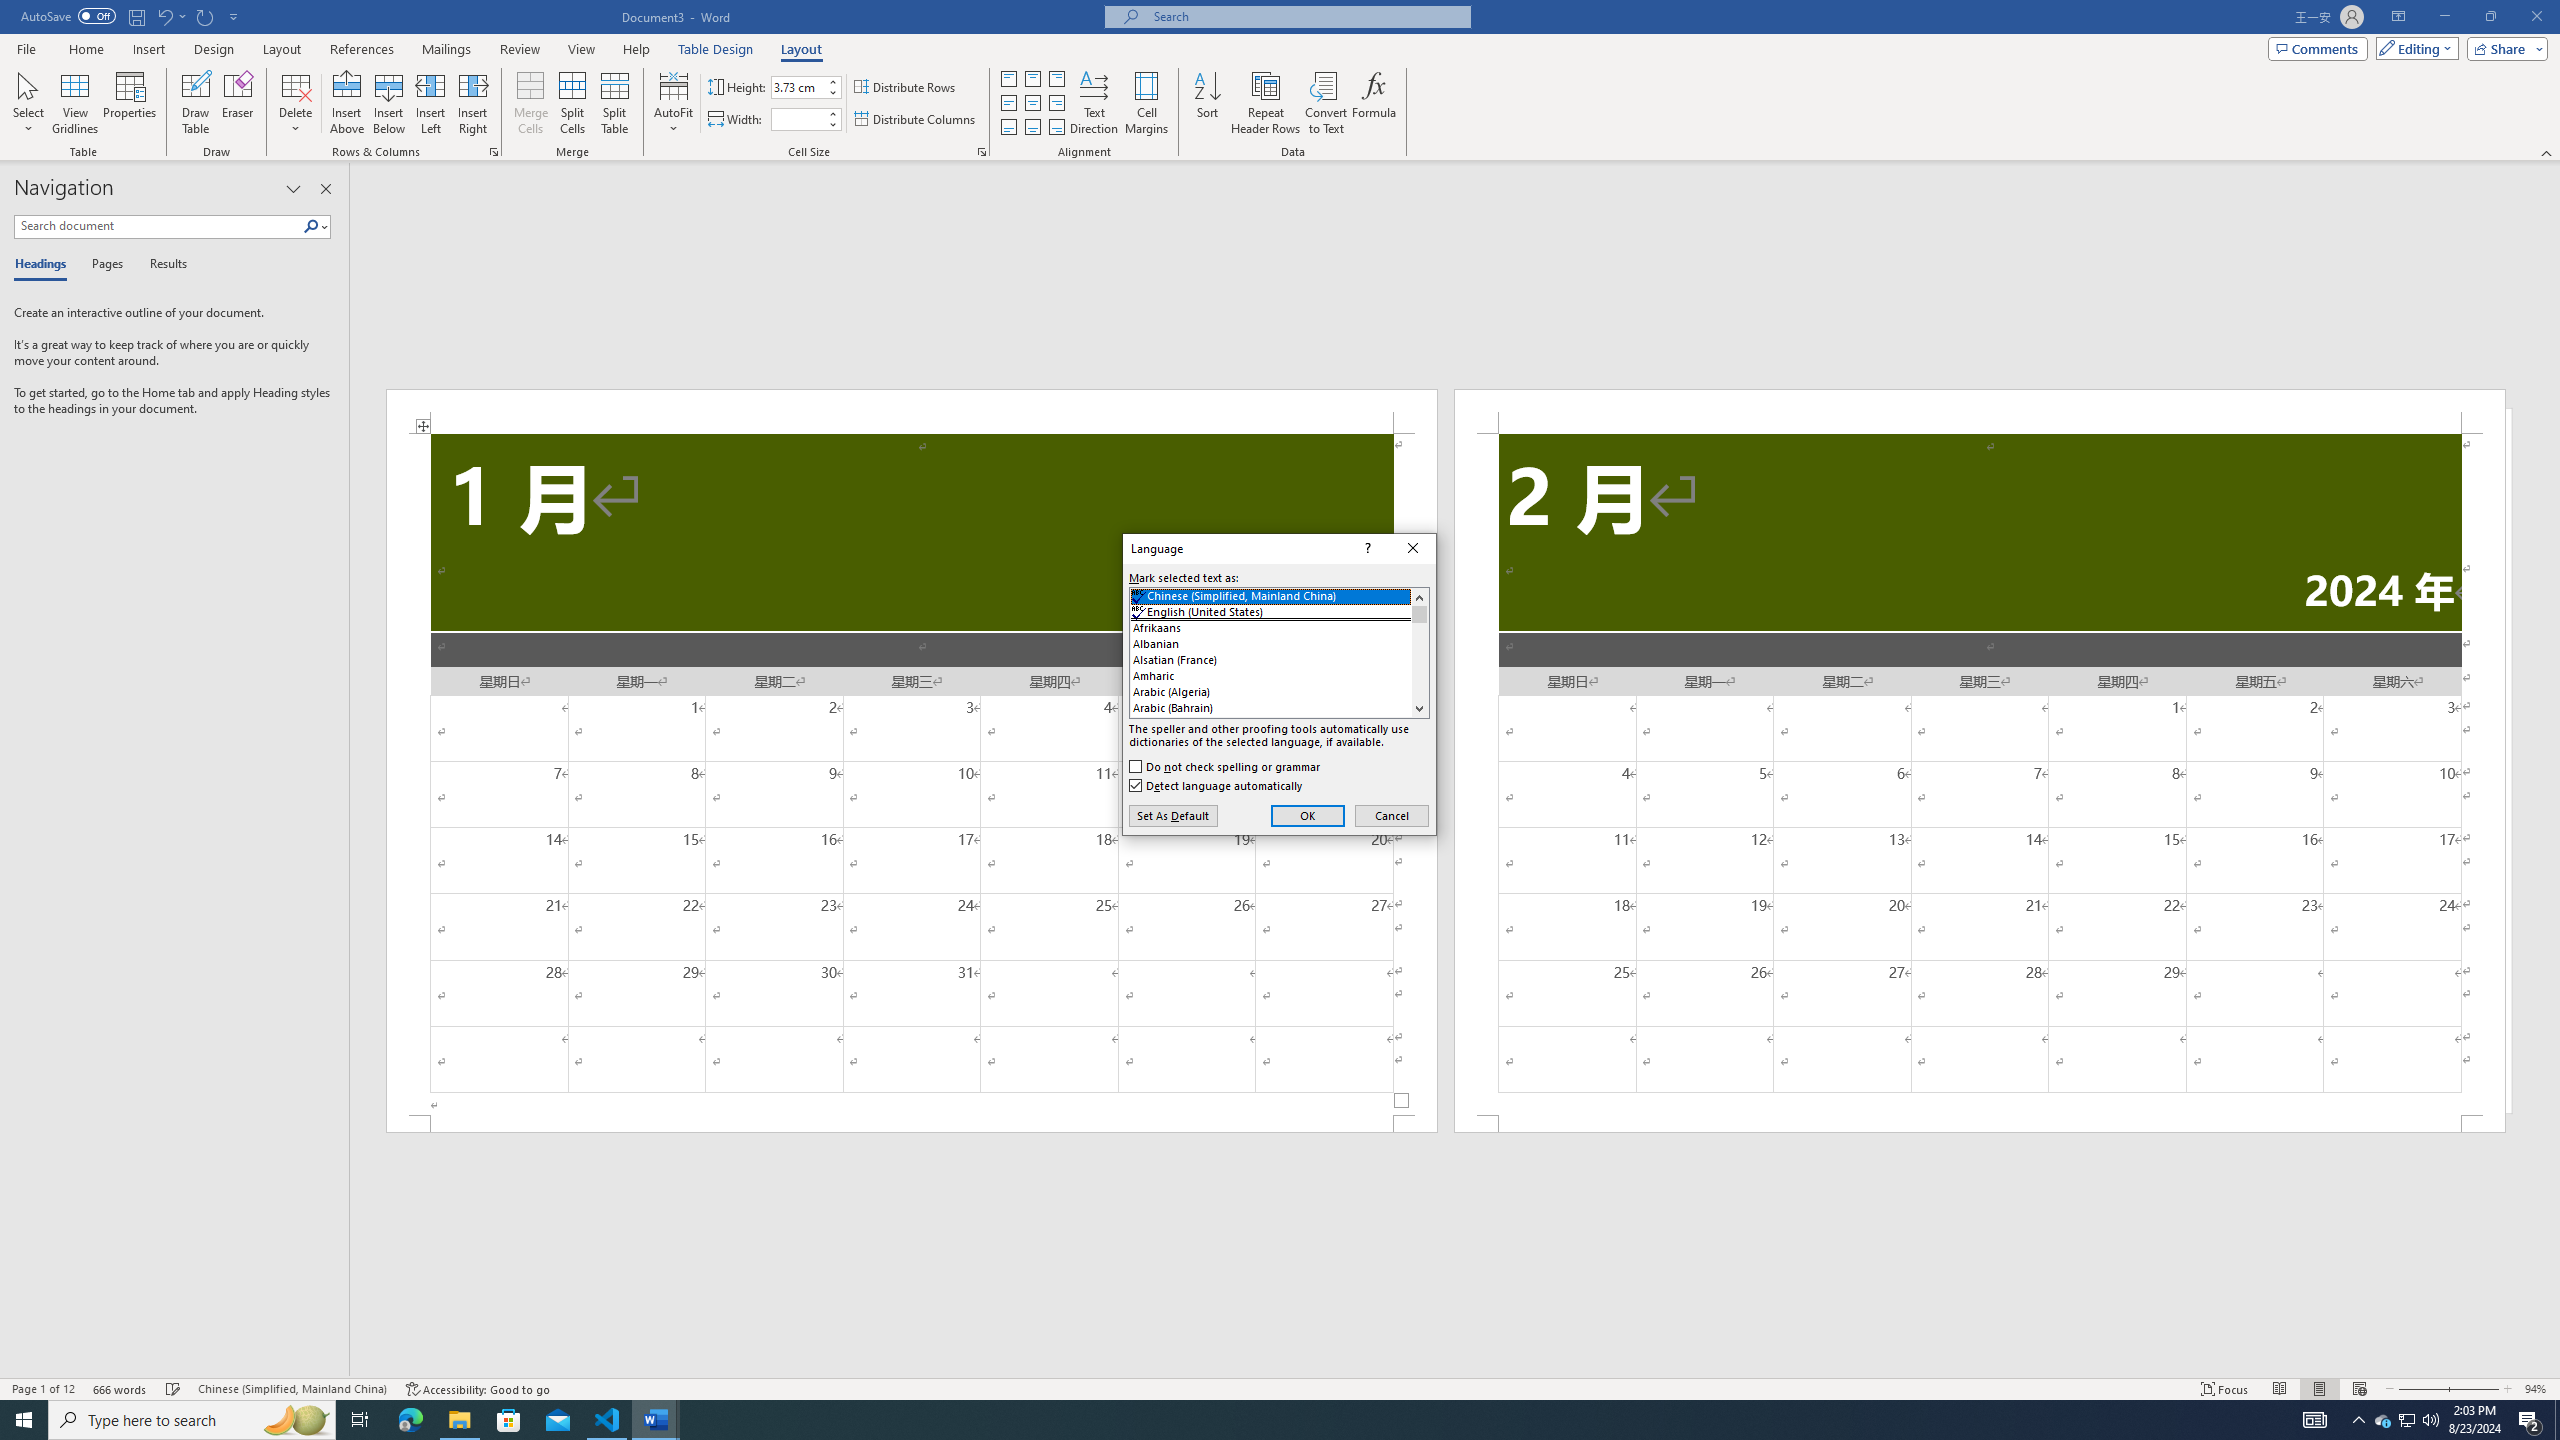  Describe the element at coordinates (2530, 1418) in the screenshot. I see `'Action Center, 2 new notifications'` at that location.